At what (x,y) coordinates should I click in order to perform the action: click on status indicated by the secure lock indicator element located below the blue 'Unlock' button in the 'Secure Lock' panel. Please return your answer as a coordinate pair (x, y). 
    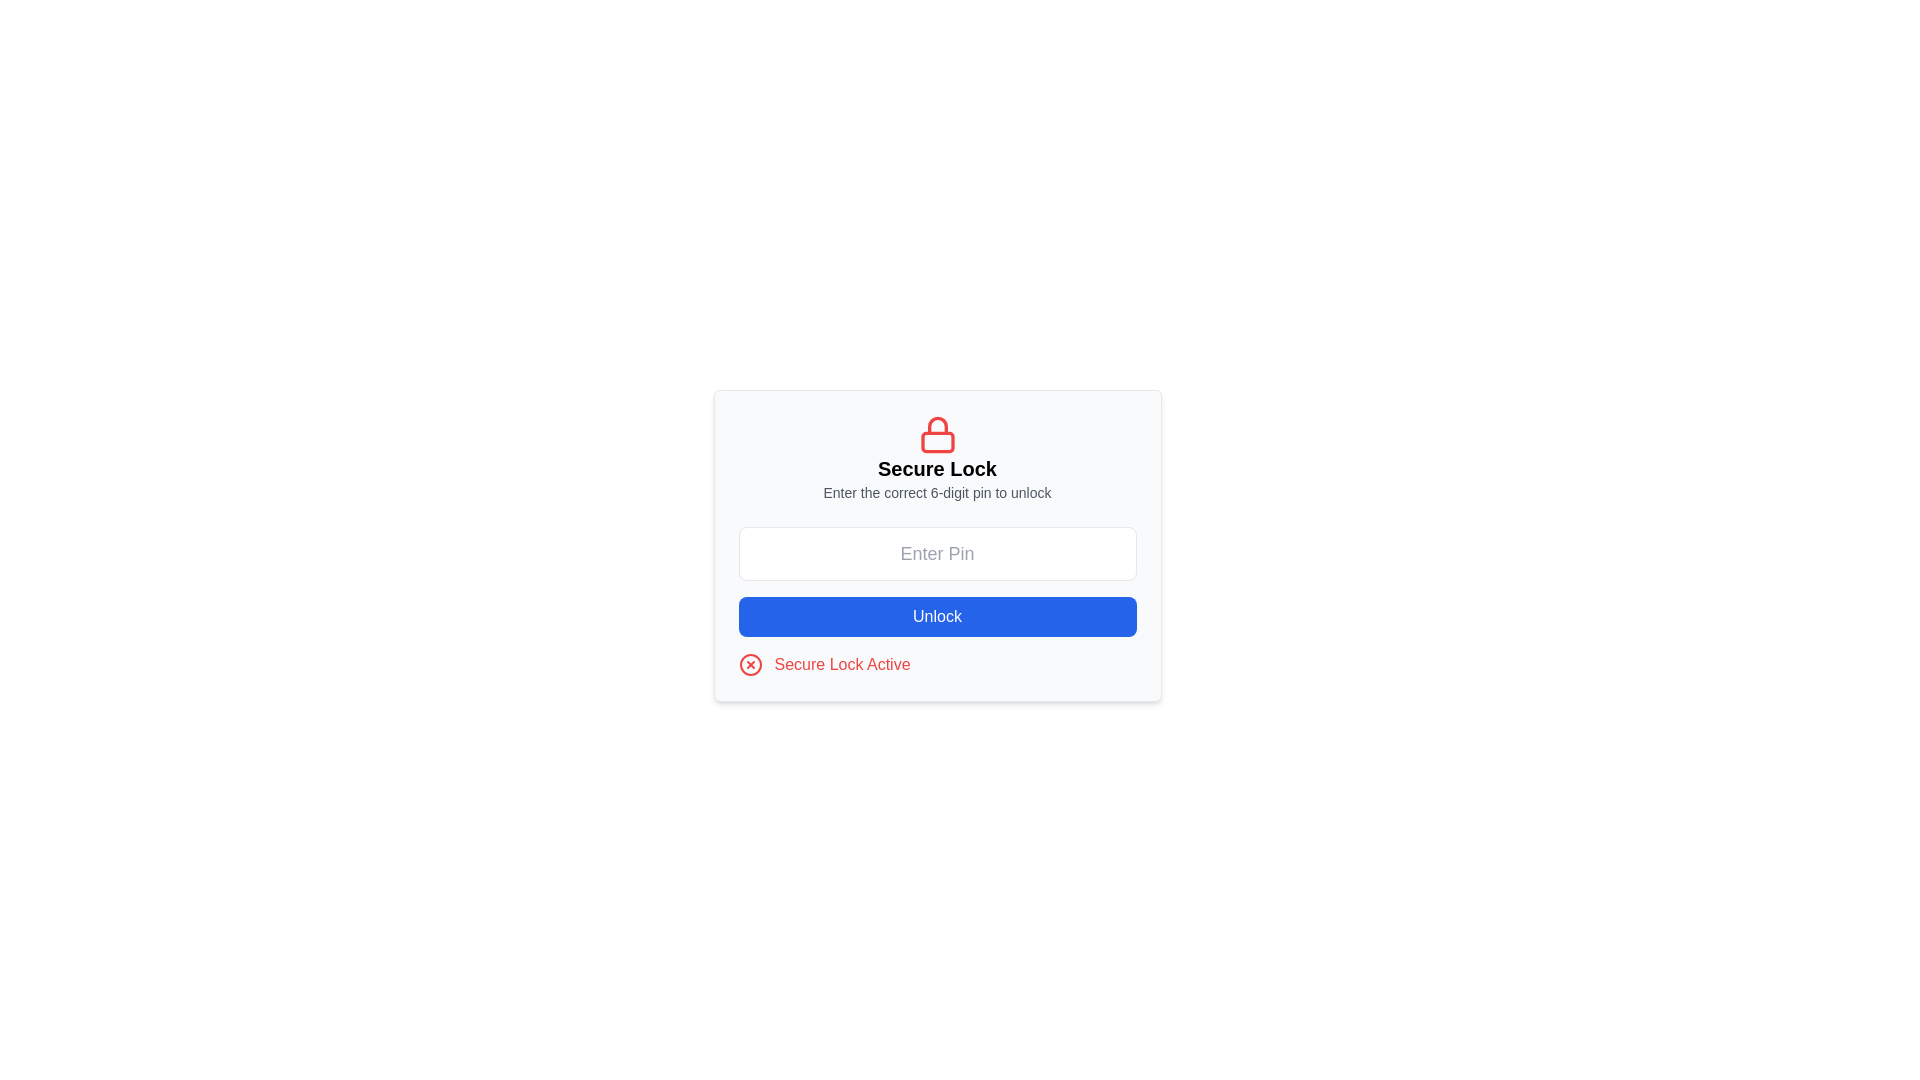
    Looking at the image, I should click on (936, 664).